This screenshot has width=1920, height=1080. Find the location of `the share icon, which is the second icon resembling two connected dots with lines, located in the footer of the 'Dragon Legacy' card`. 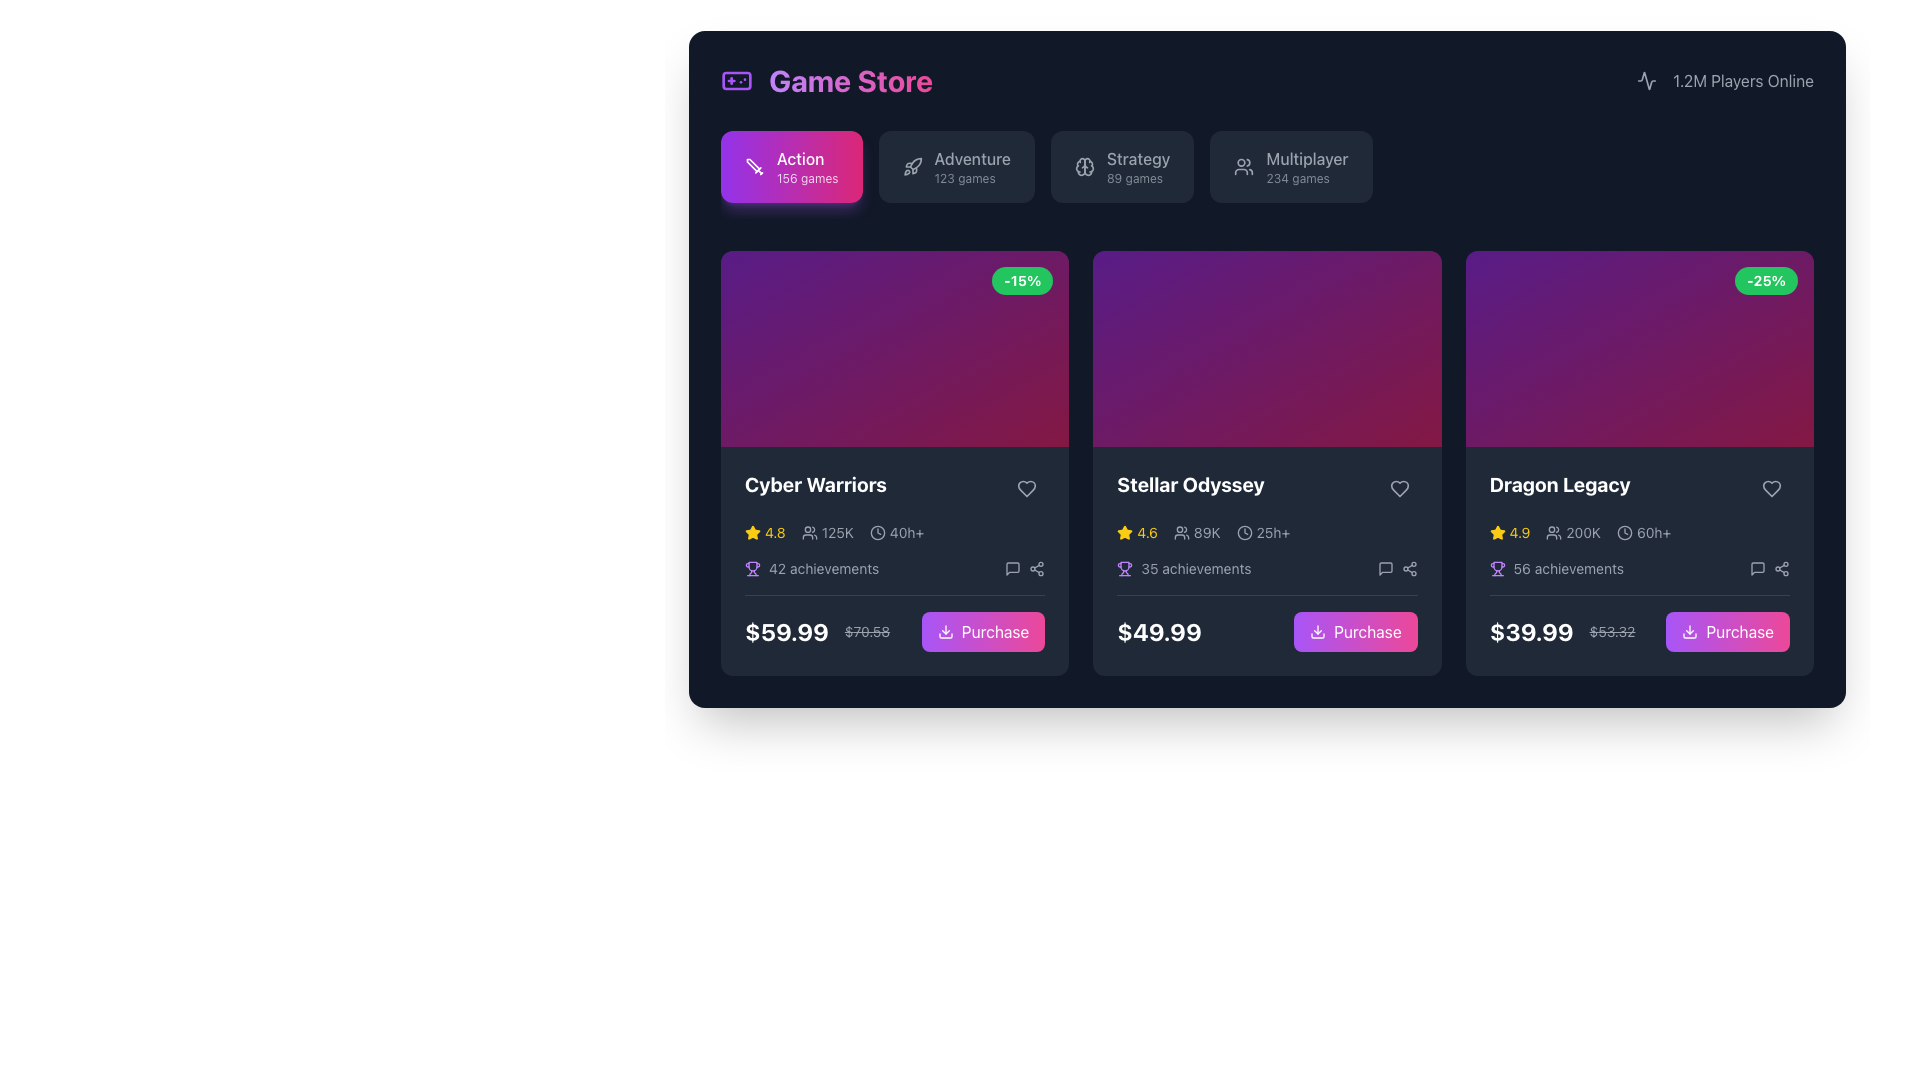

the share icon, which is the second icon resembling two connected dots with lines, located in the footer of the 'Dragon Legacy' card is located at coordinates (1770, 567).